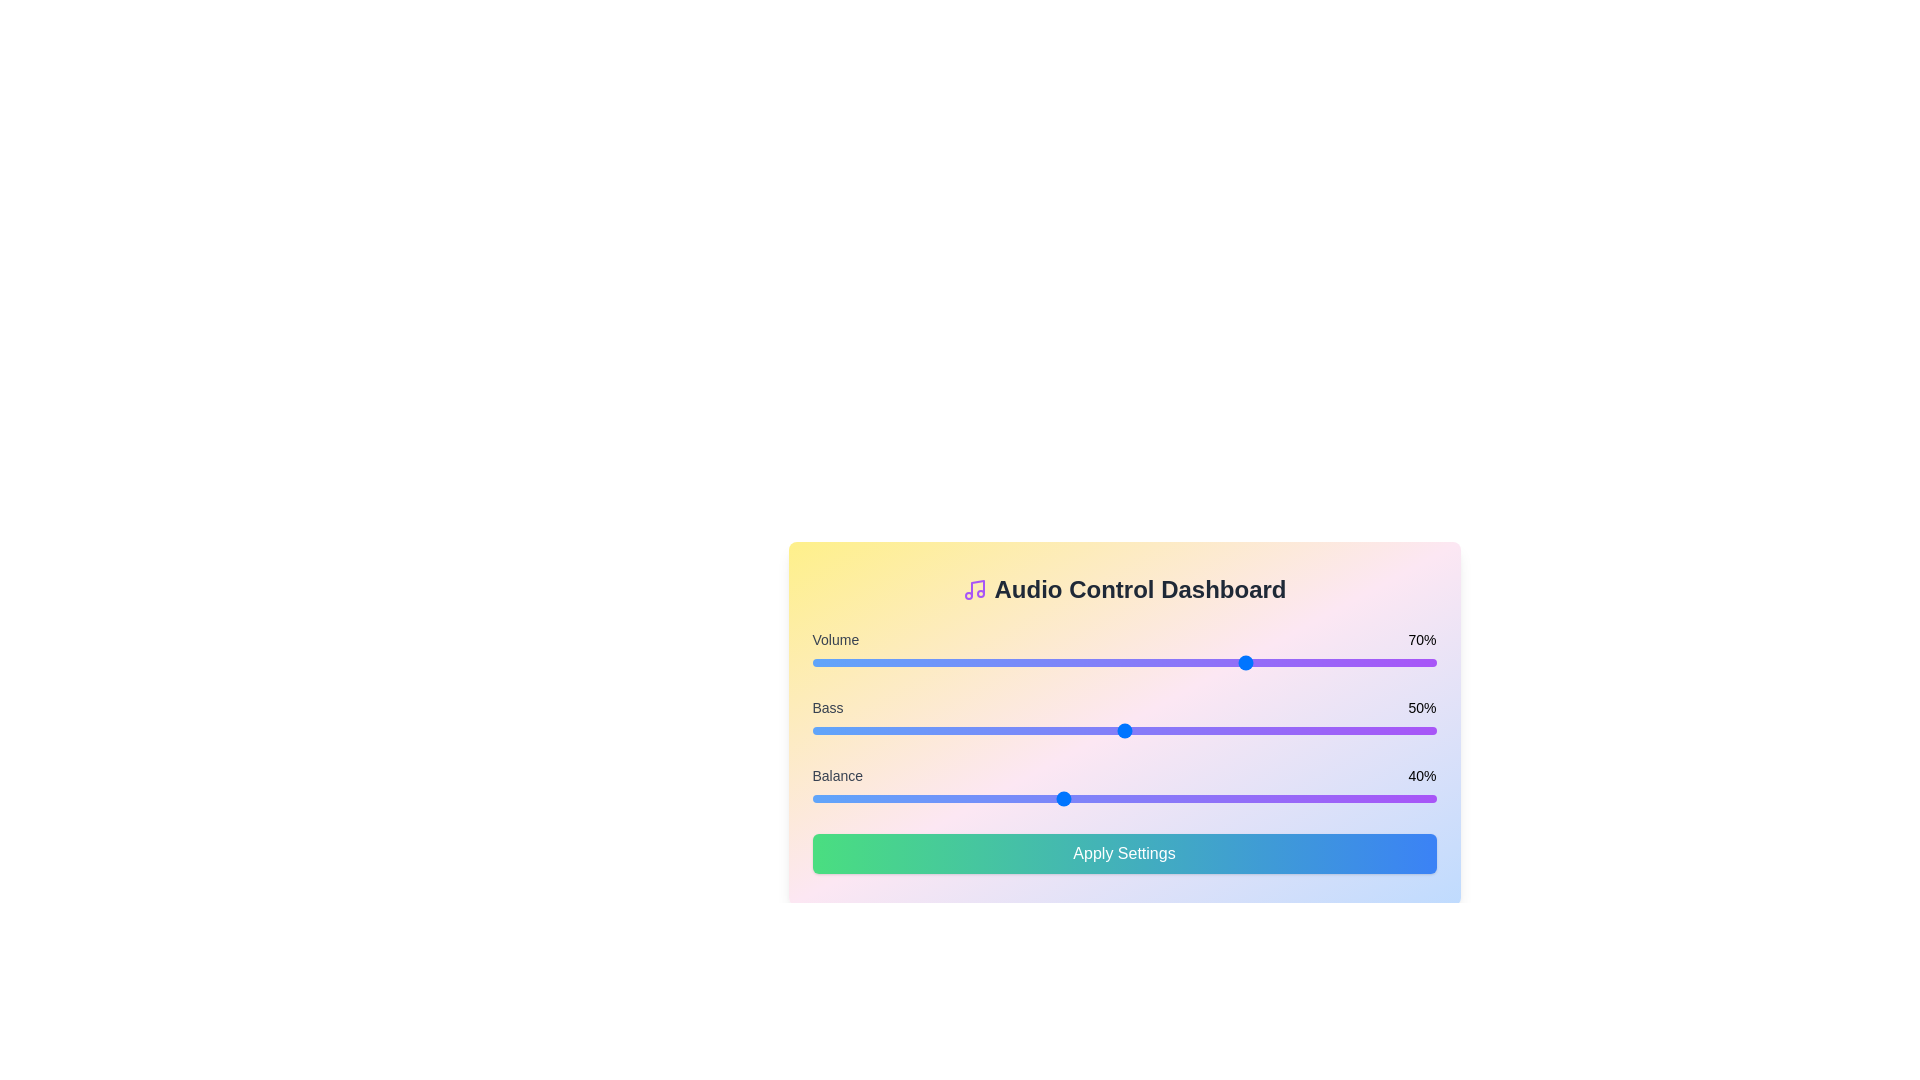 The image size is (1920, 1080). What do you see at coordinates (999, 663) in the screenshot?
I see `the volume slider` at bounding box center [999, 663].